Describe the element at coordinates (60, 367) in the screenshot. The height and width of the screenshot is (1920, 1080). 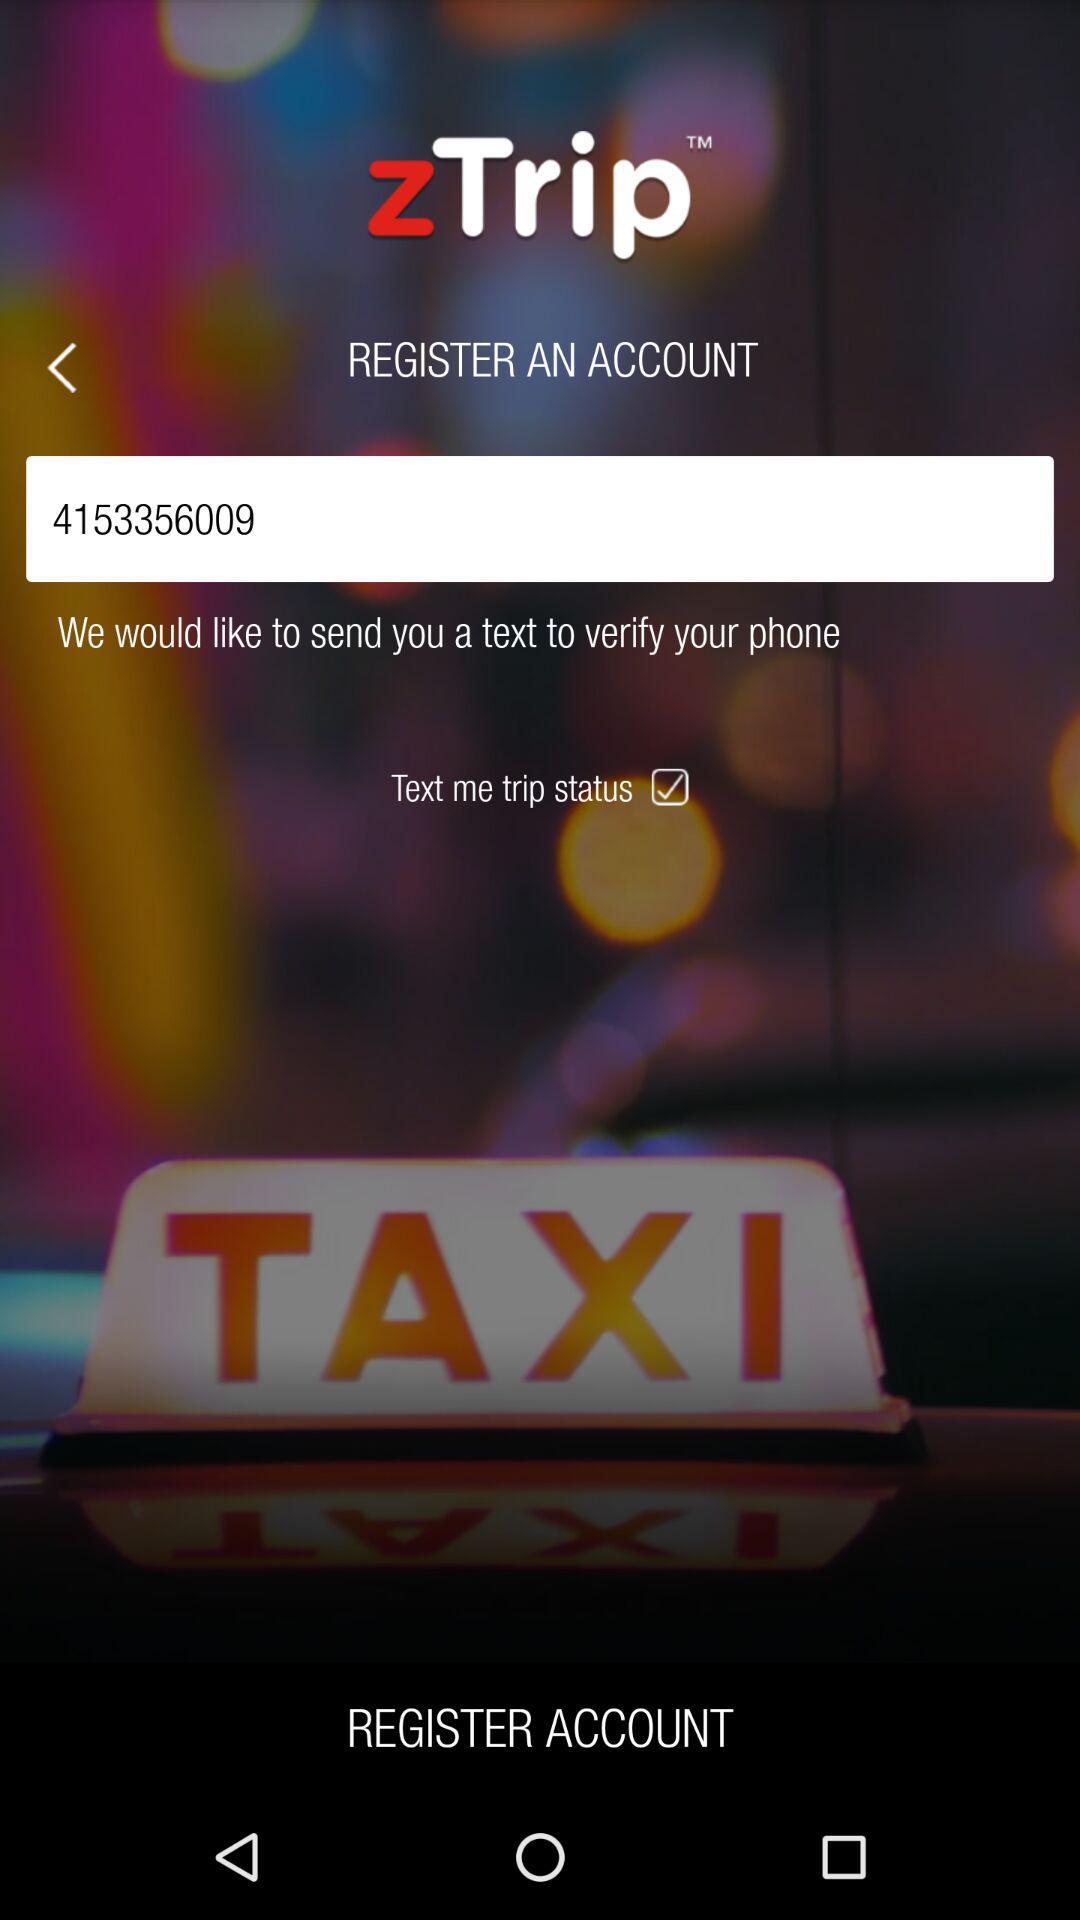
I see `the icon at the top left corner` at that location.